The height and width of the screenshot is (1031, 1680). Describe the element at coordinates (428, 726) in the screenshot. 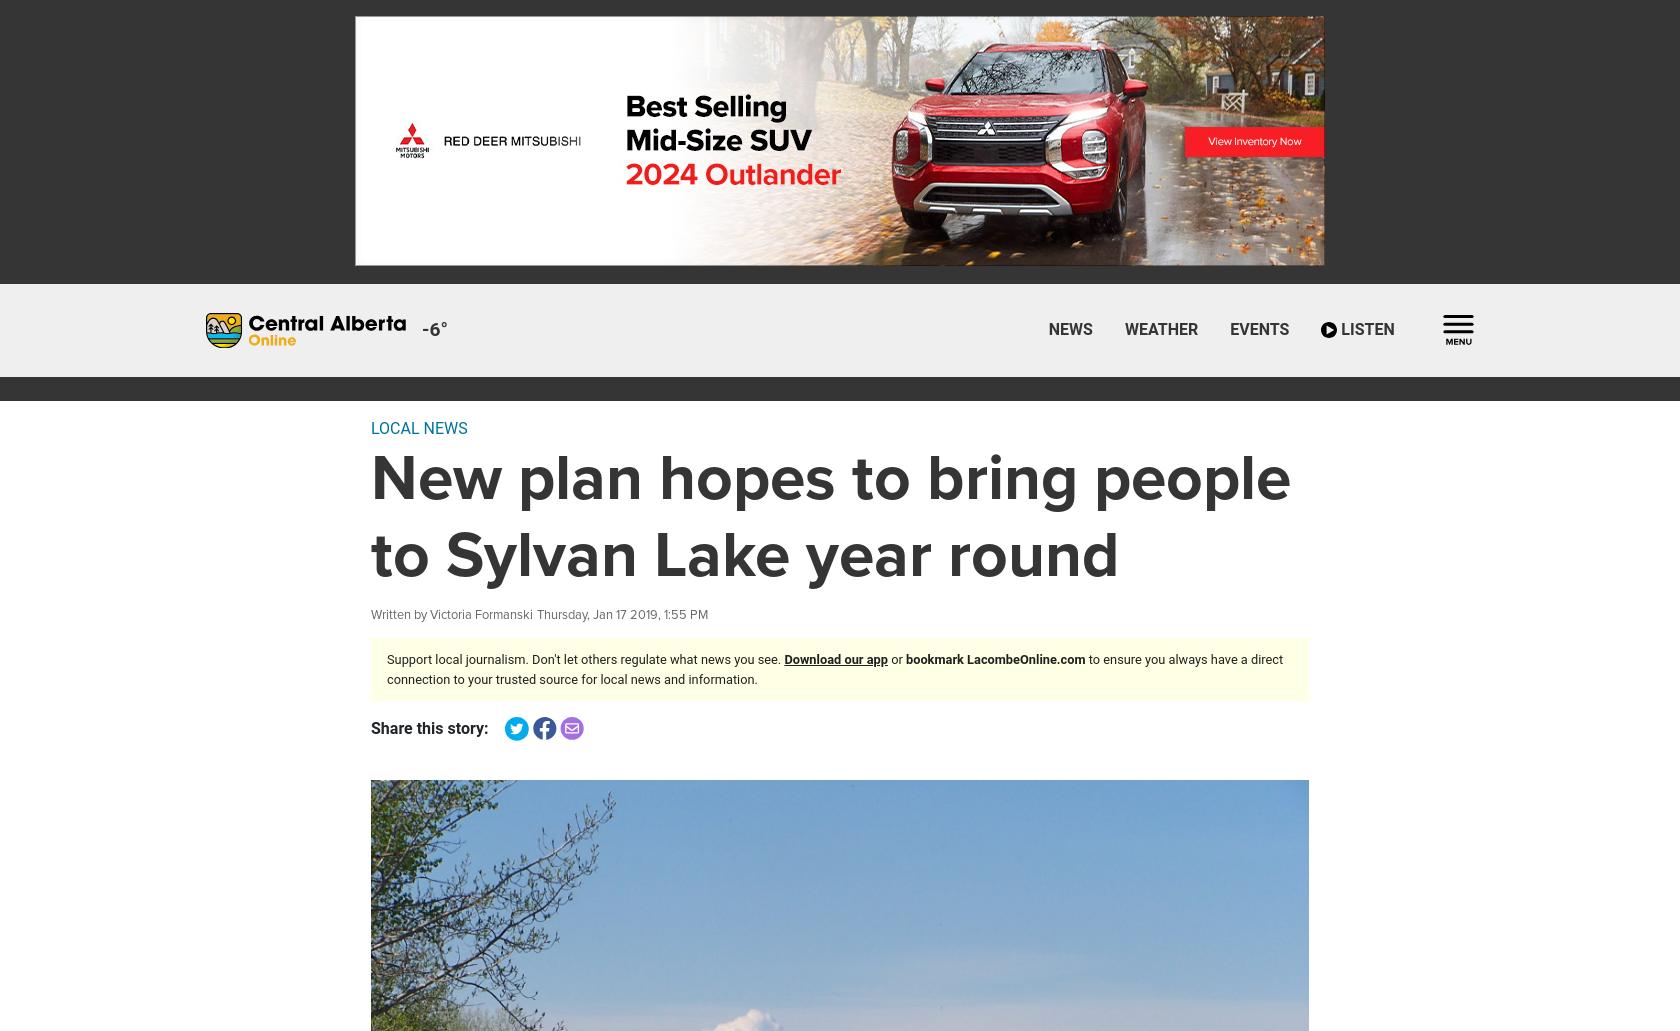

I see `'Share this story:'` at that location.